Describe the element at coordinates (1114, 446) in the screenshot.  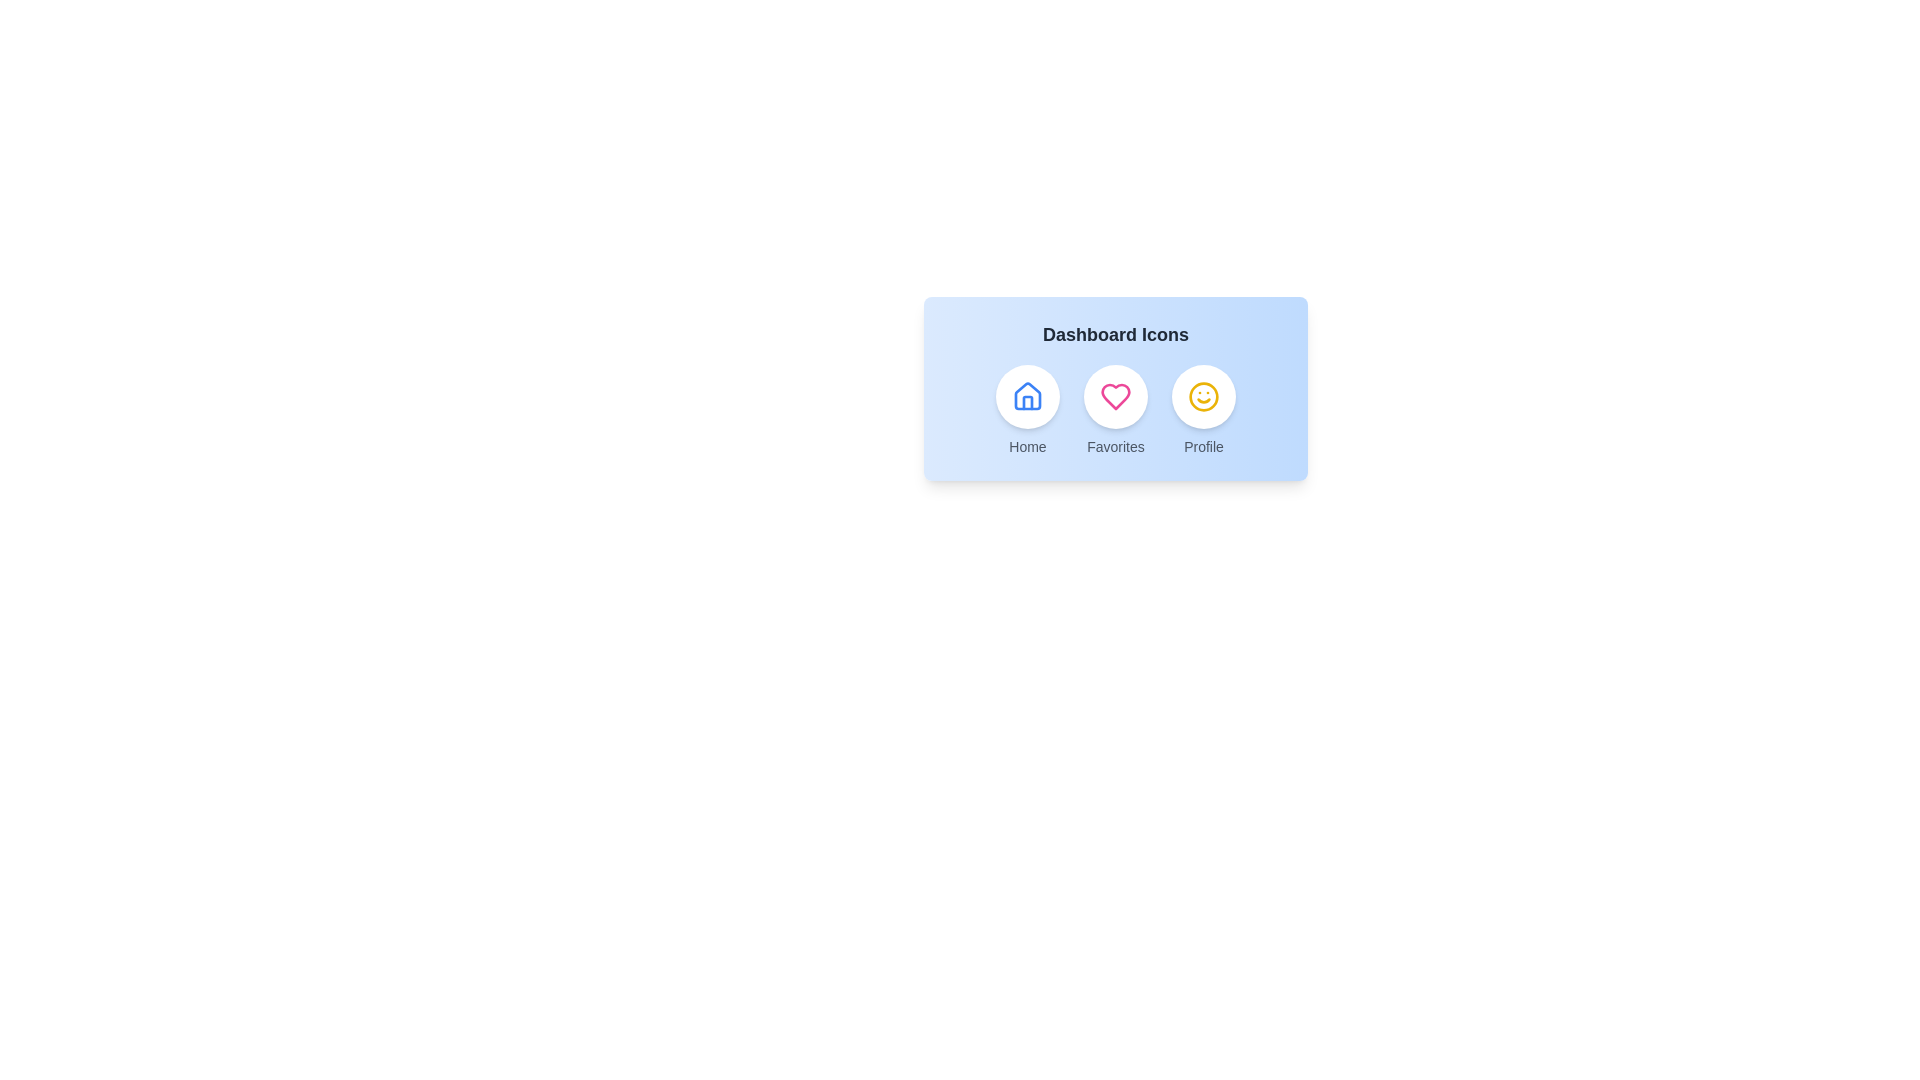
I see `the 'Favorites' text label, which is the third item in a group of labels under the corresponding icons, indicating that the heart icon represents 'Favorites'` at that location.